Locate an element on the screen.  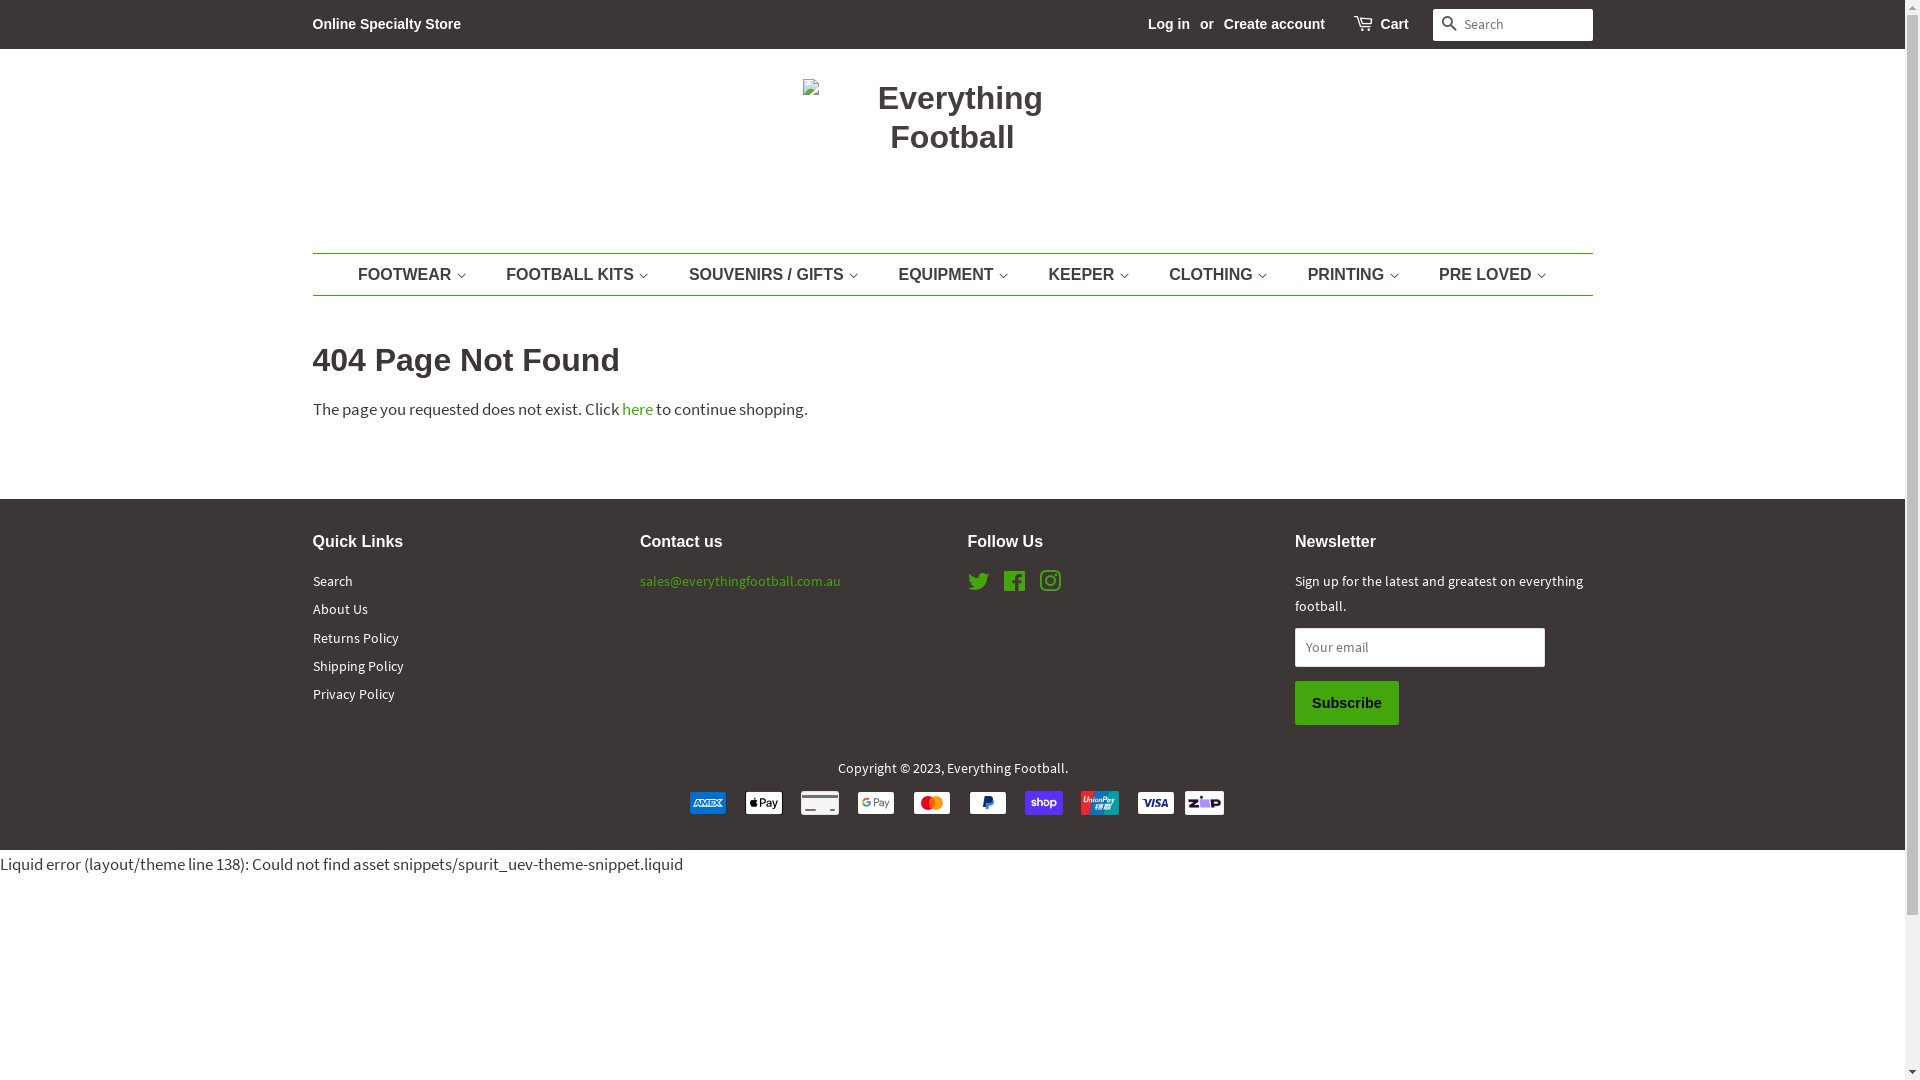
'Shipping Policy' is located at coordinates (357, 666).